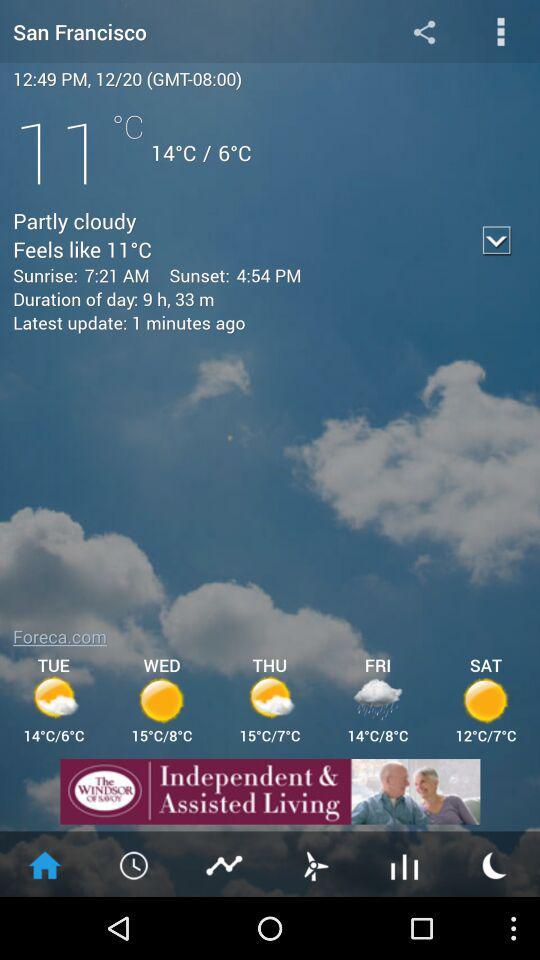  What do you see at coordinates (494, 863) in the screenshot?
I see `moon` at bounding box center [494, 863].